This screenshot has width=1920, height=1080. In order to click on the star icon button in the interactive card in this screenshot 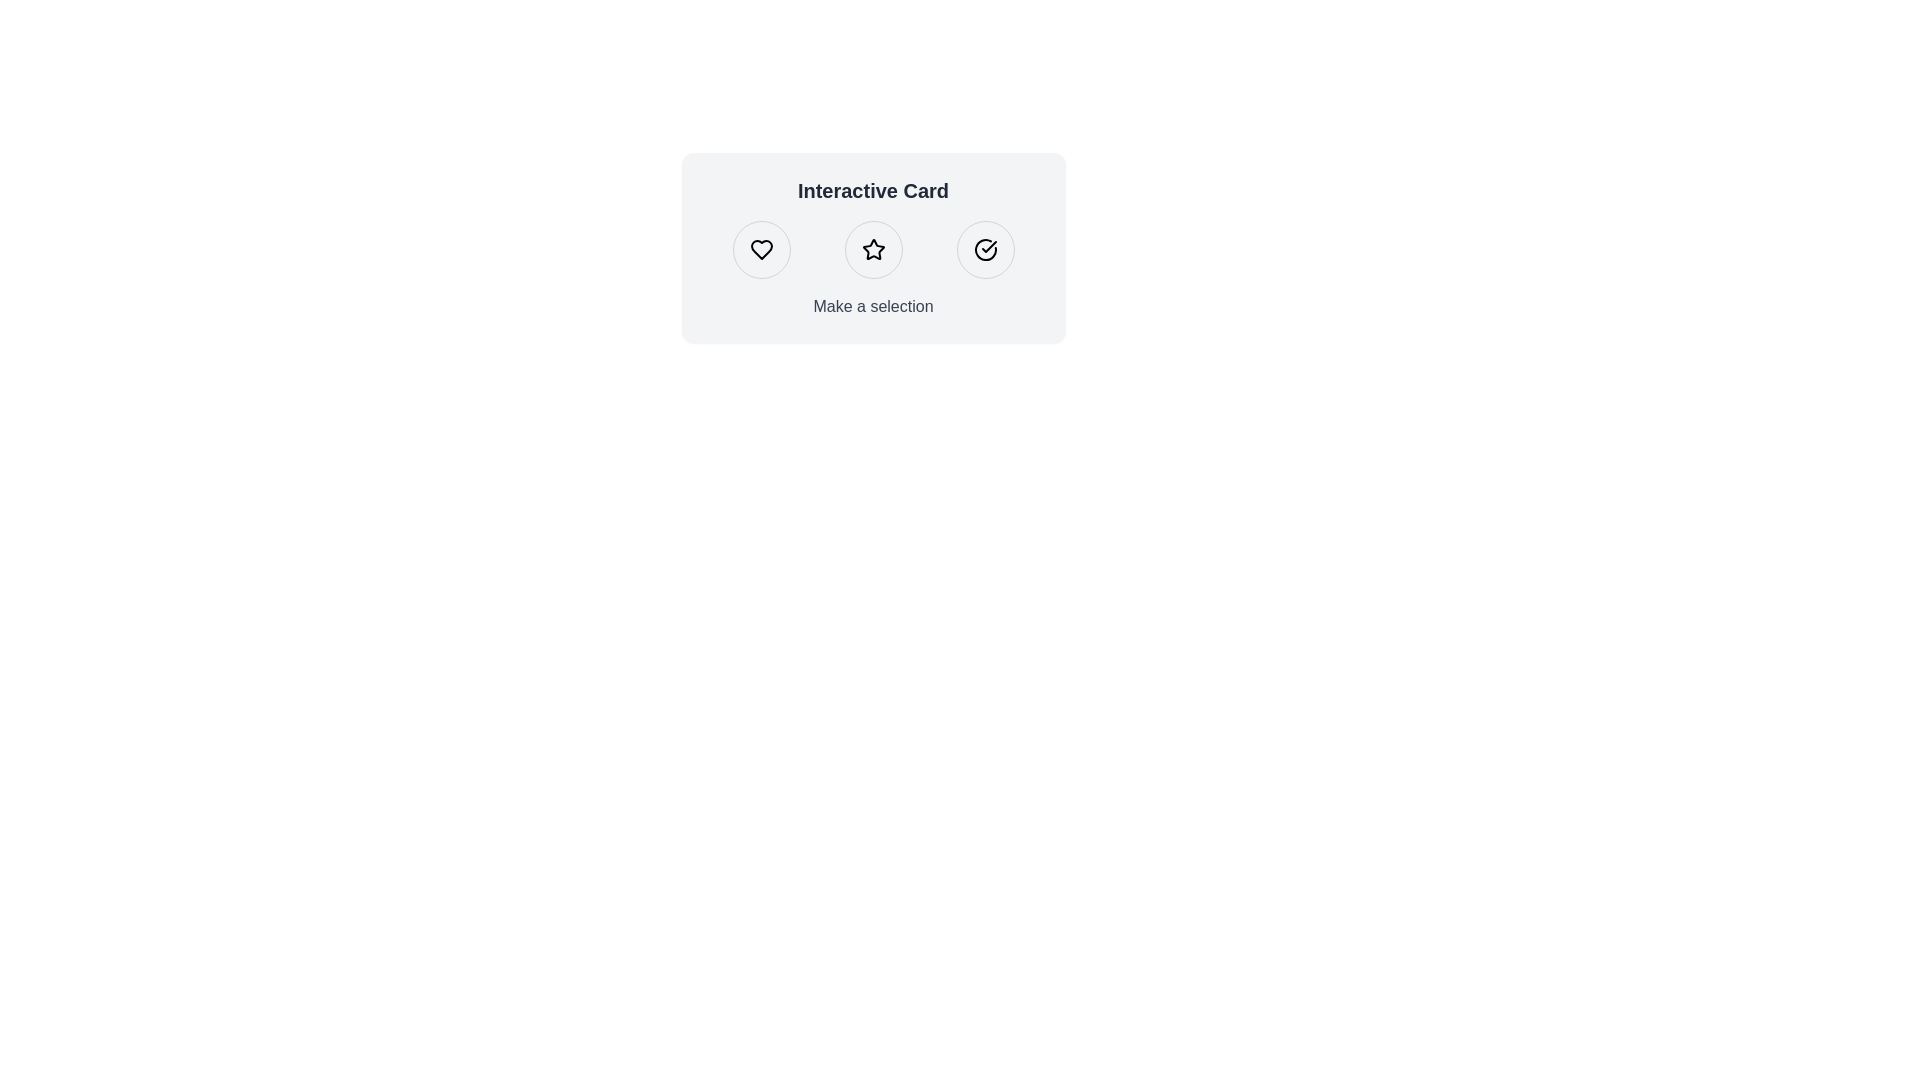, I will do `click(873, 249)`.